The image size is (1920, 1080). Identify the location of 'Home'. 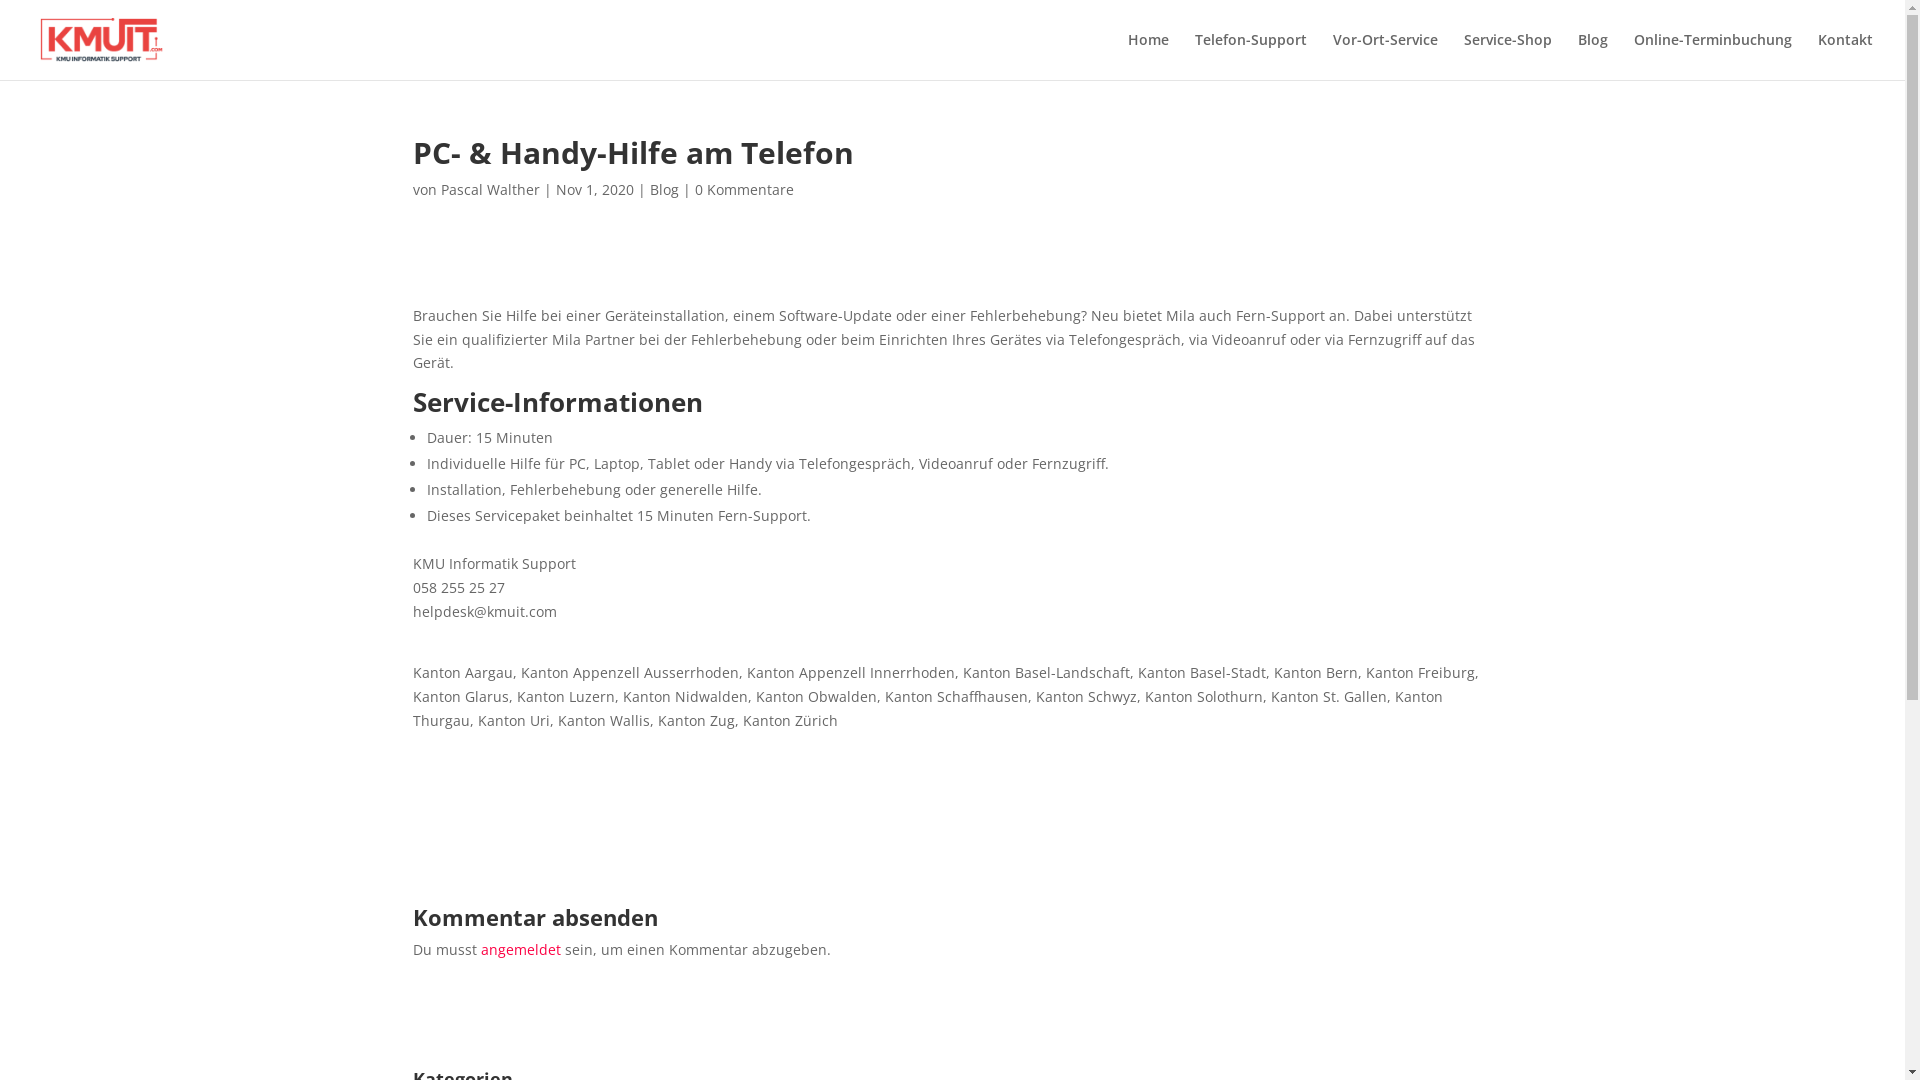
(1148, 55).